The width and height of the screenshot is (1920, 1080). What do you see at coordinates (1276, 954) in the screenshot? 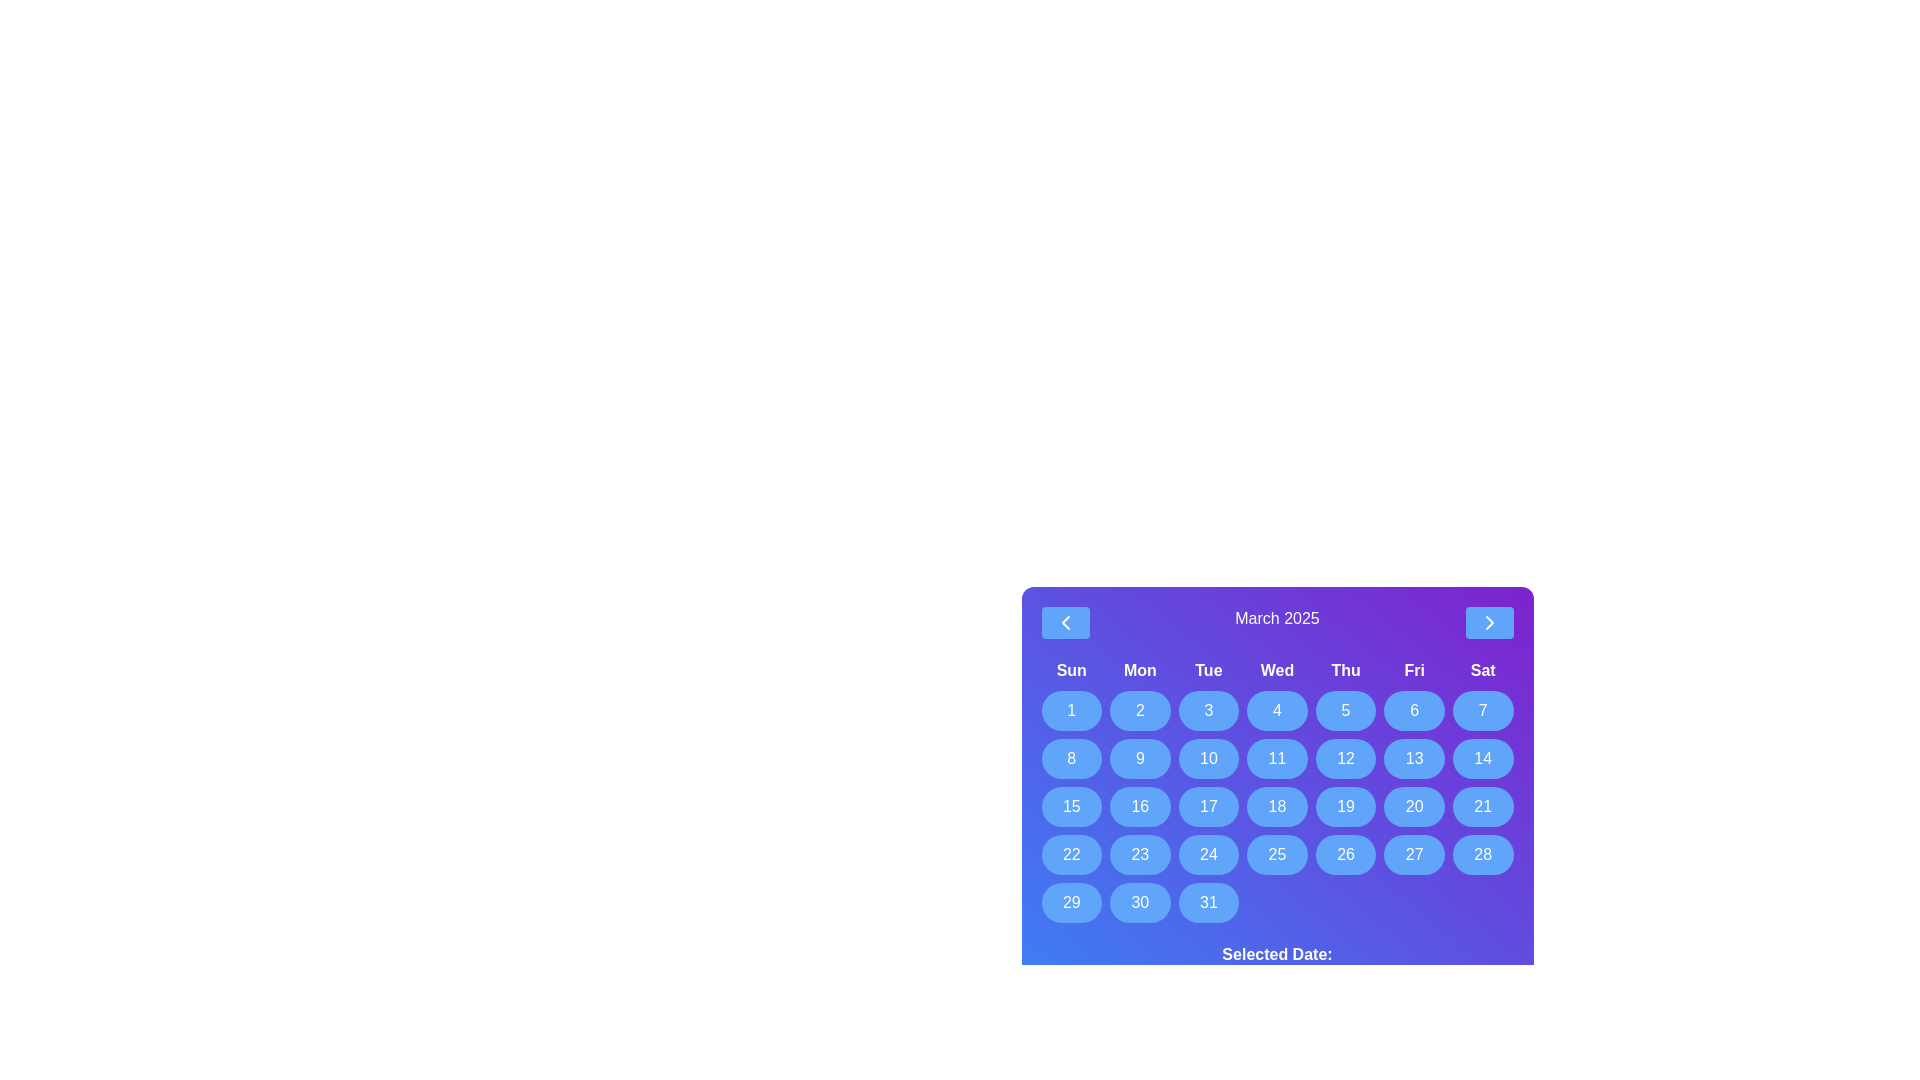
I see `the text label displaying 'Selected Date:' which is centrally positioned below the calendar view` at bounding box center [1276, 954].